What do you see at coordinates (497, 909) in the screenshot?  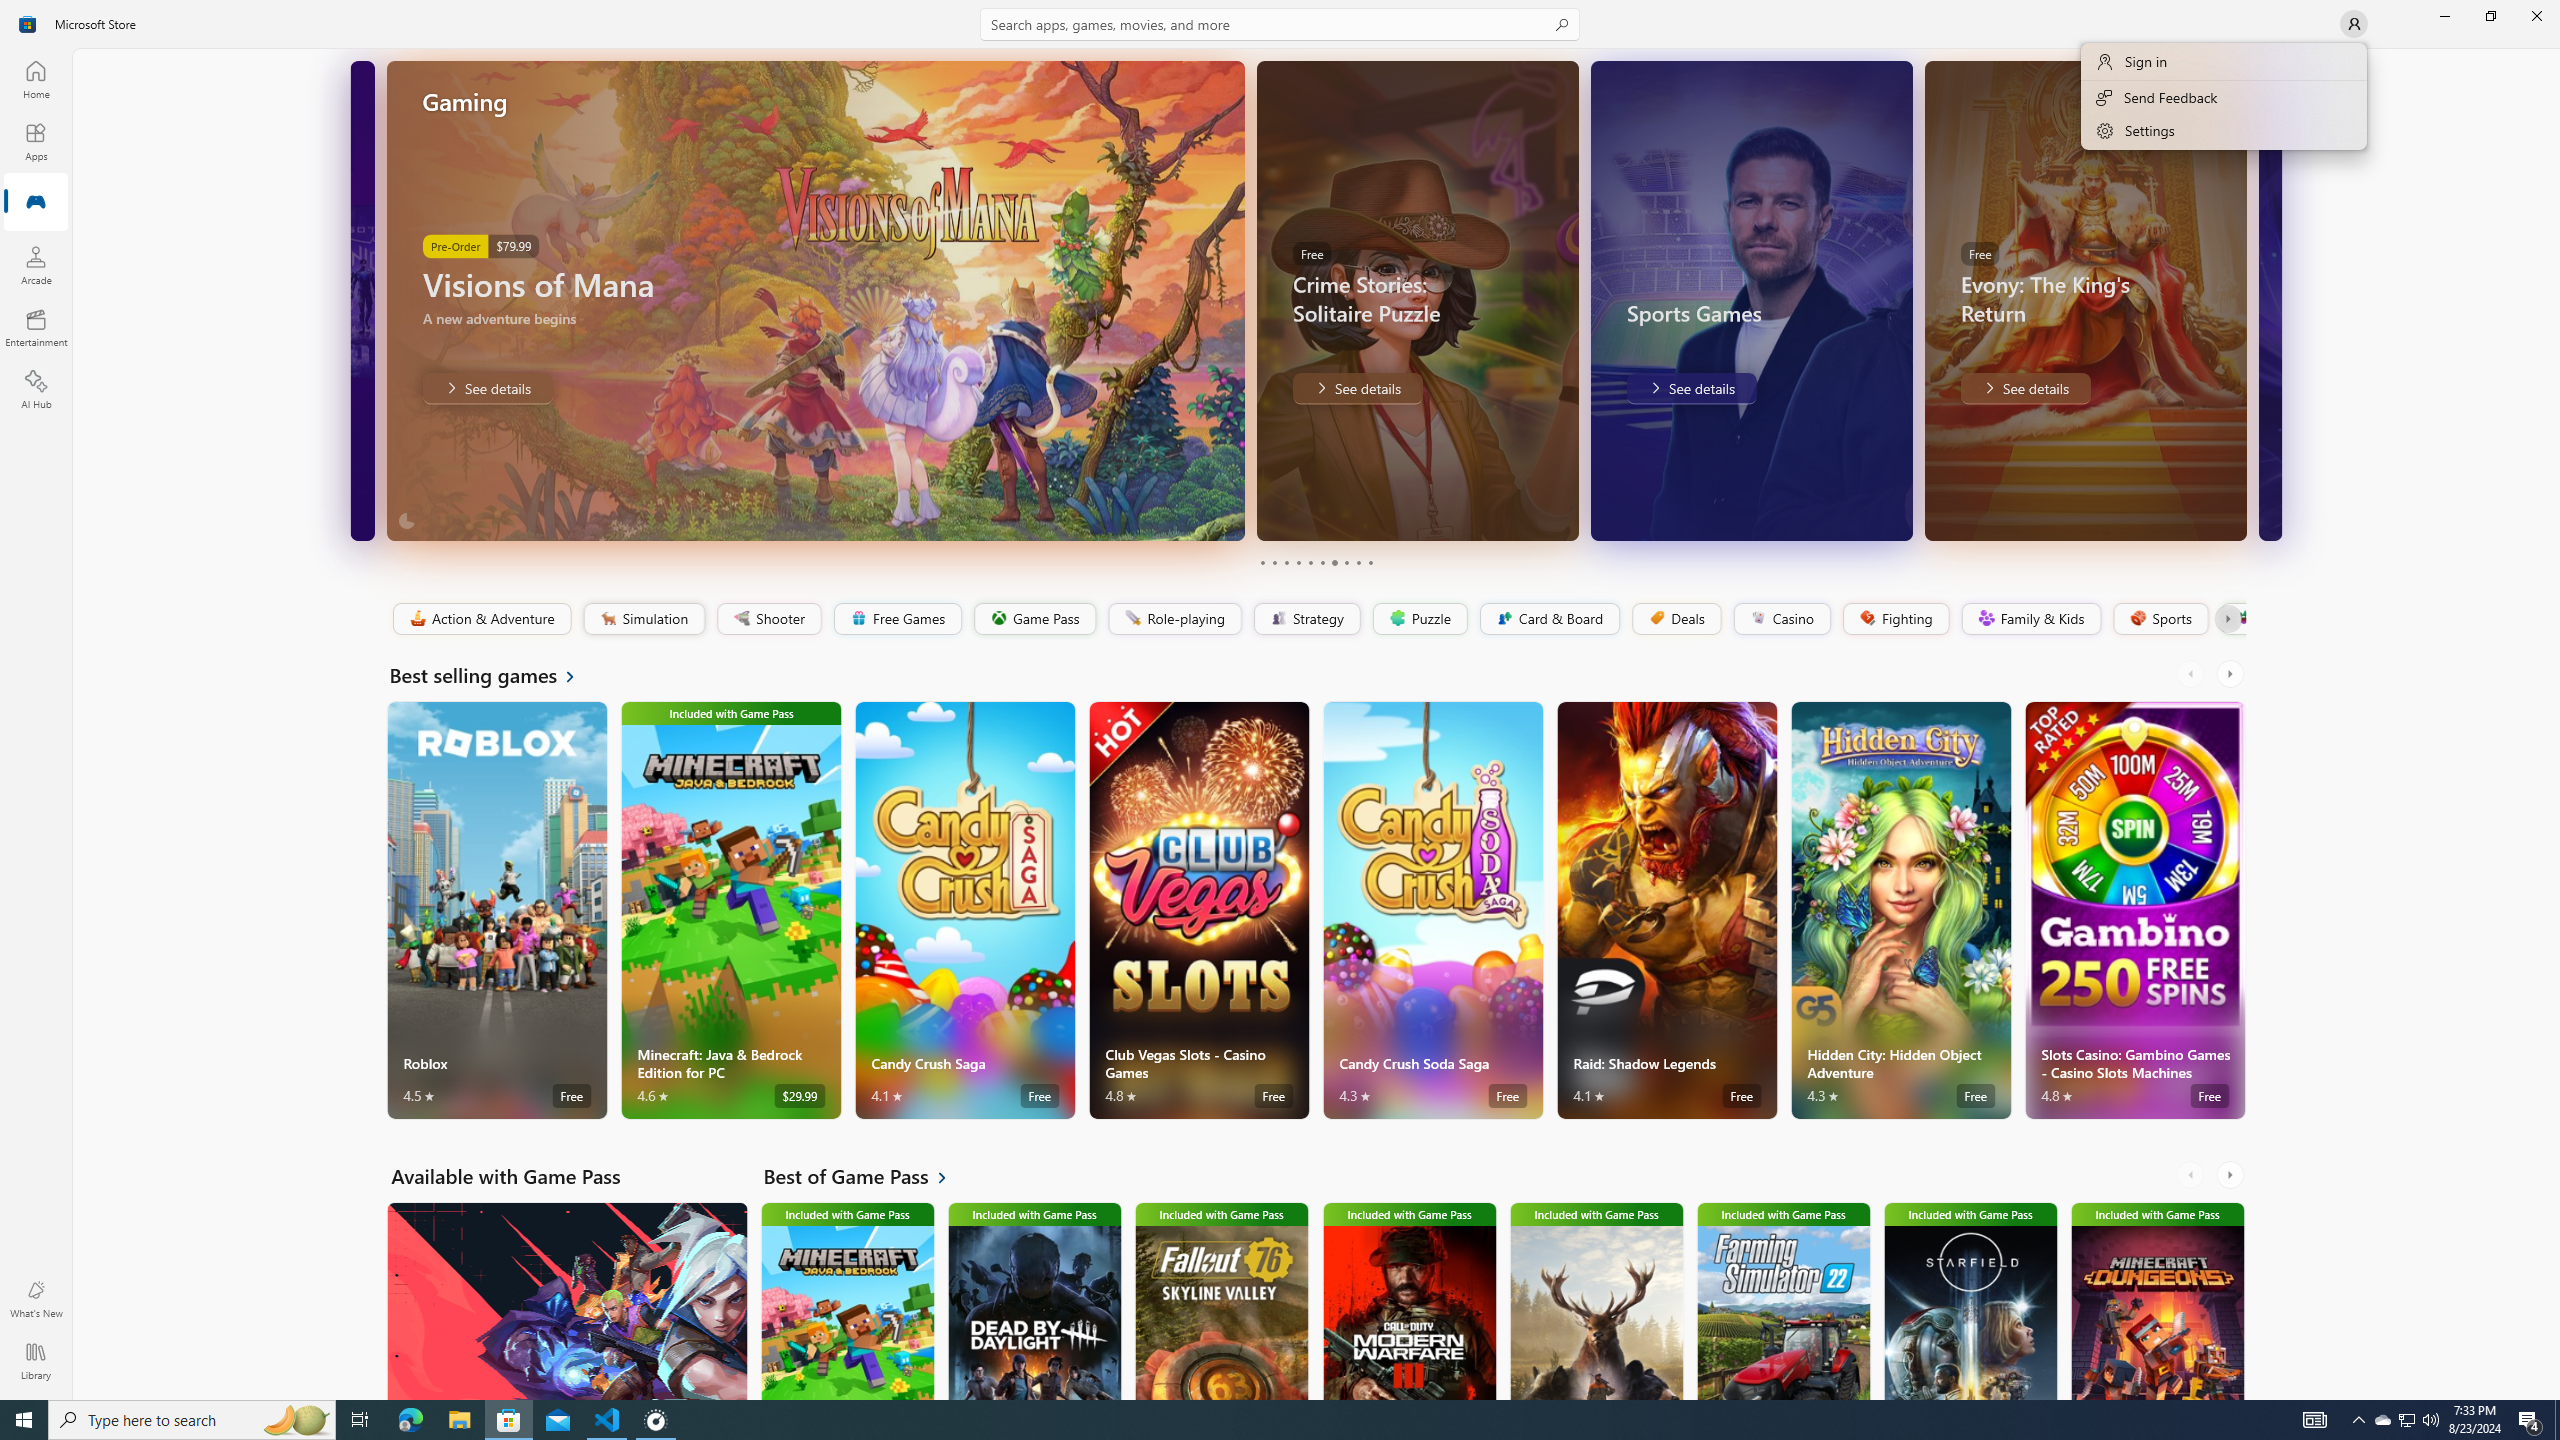 I see `'Roblox. Average rating of 4.5 out of five stars. Free  '` at bounding box center [497, 909].